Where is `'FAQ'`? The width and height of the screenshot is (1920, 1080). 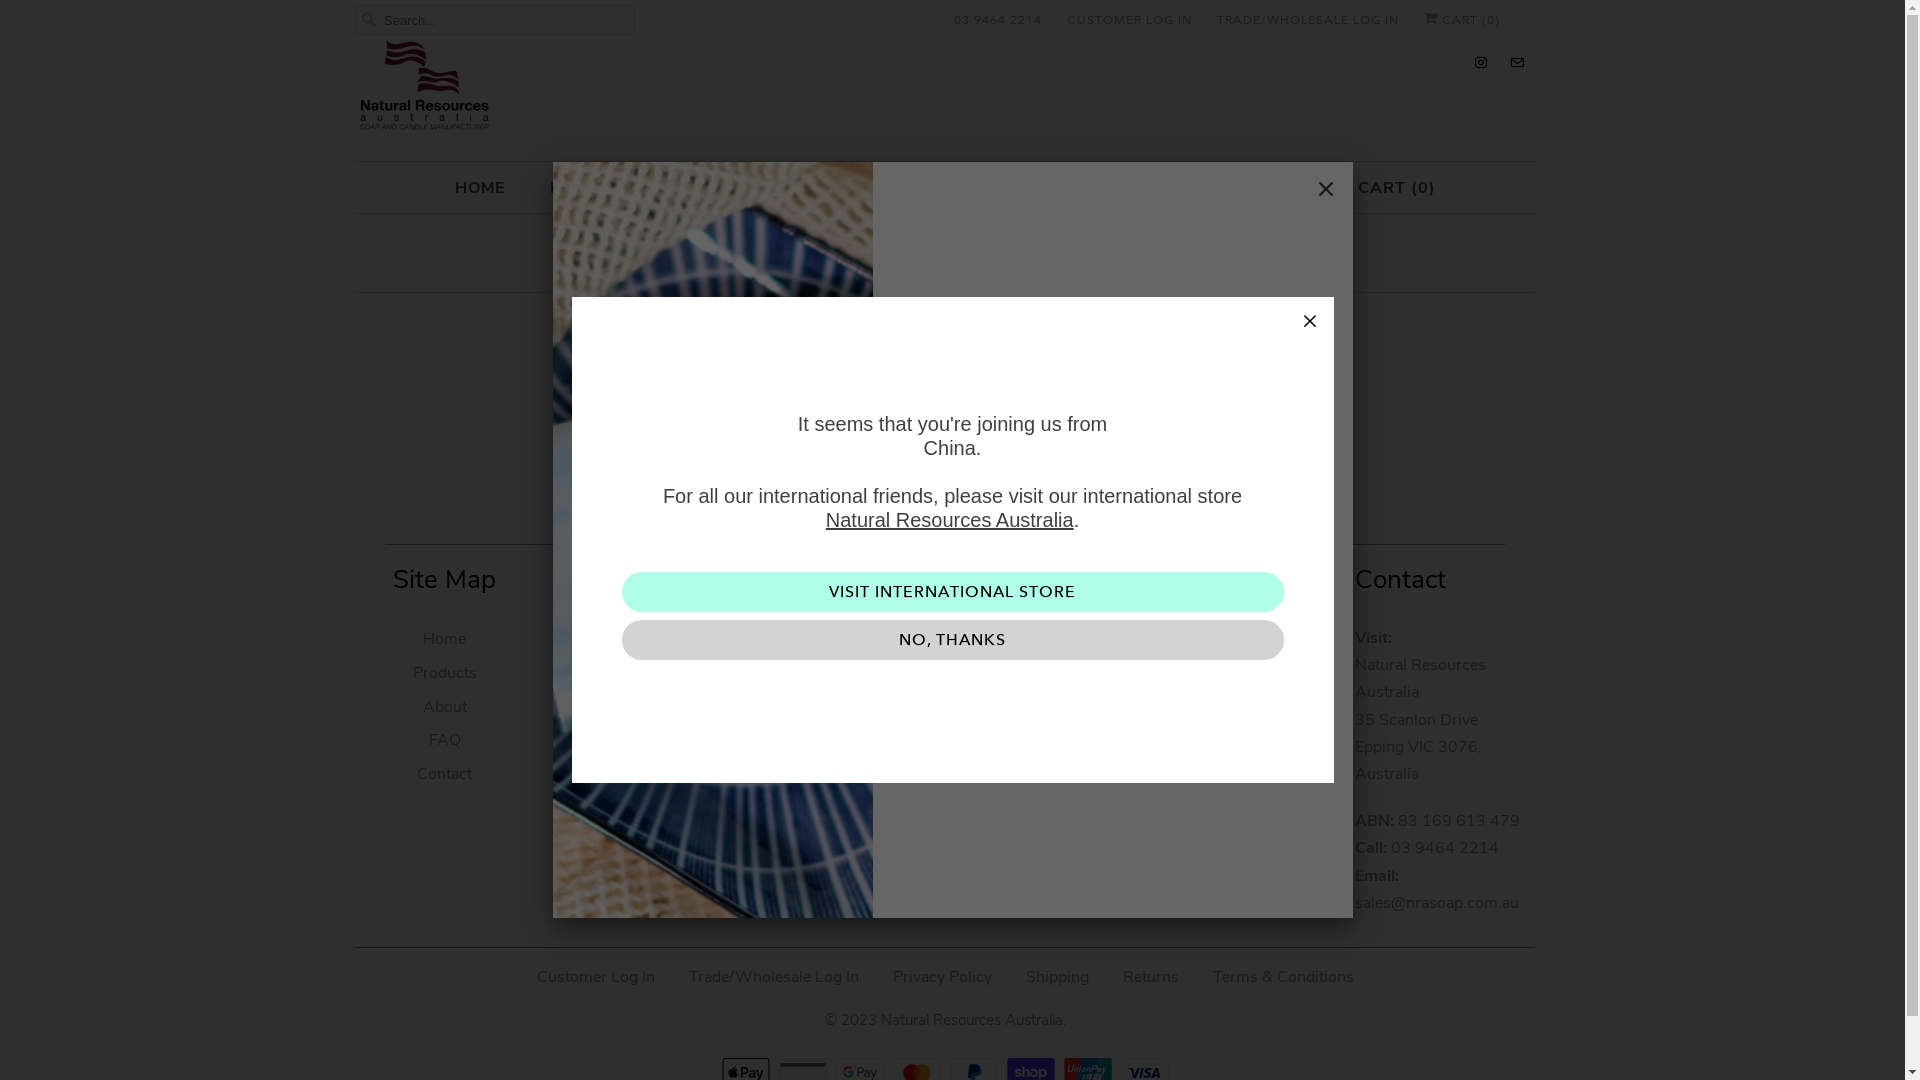 'FAQ' is located at coordinates (1129, 188).